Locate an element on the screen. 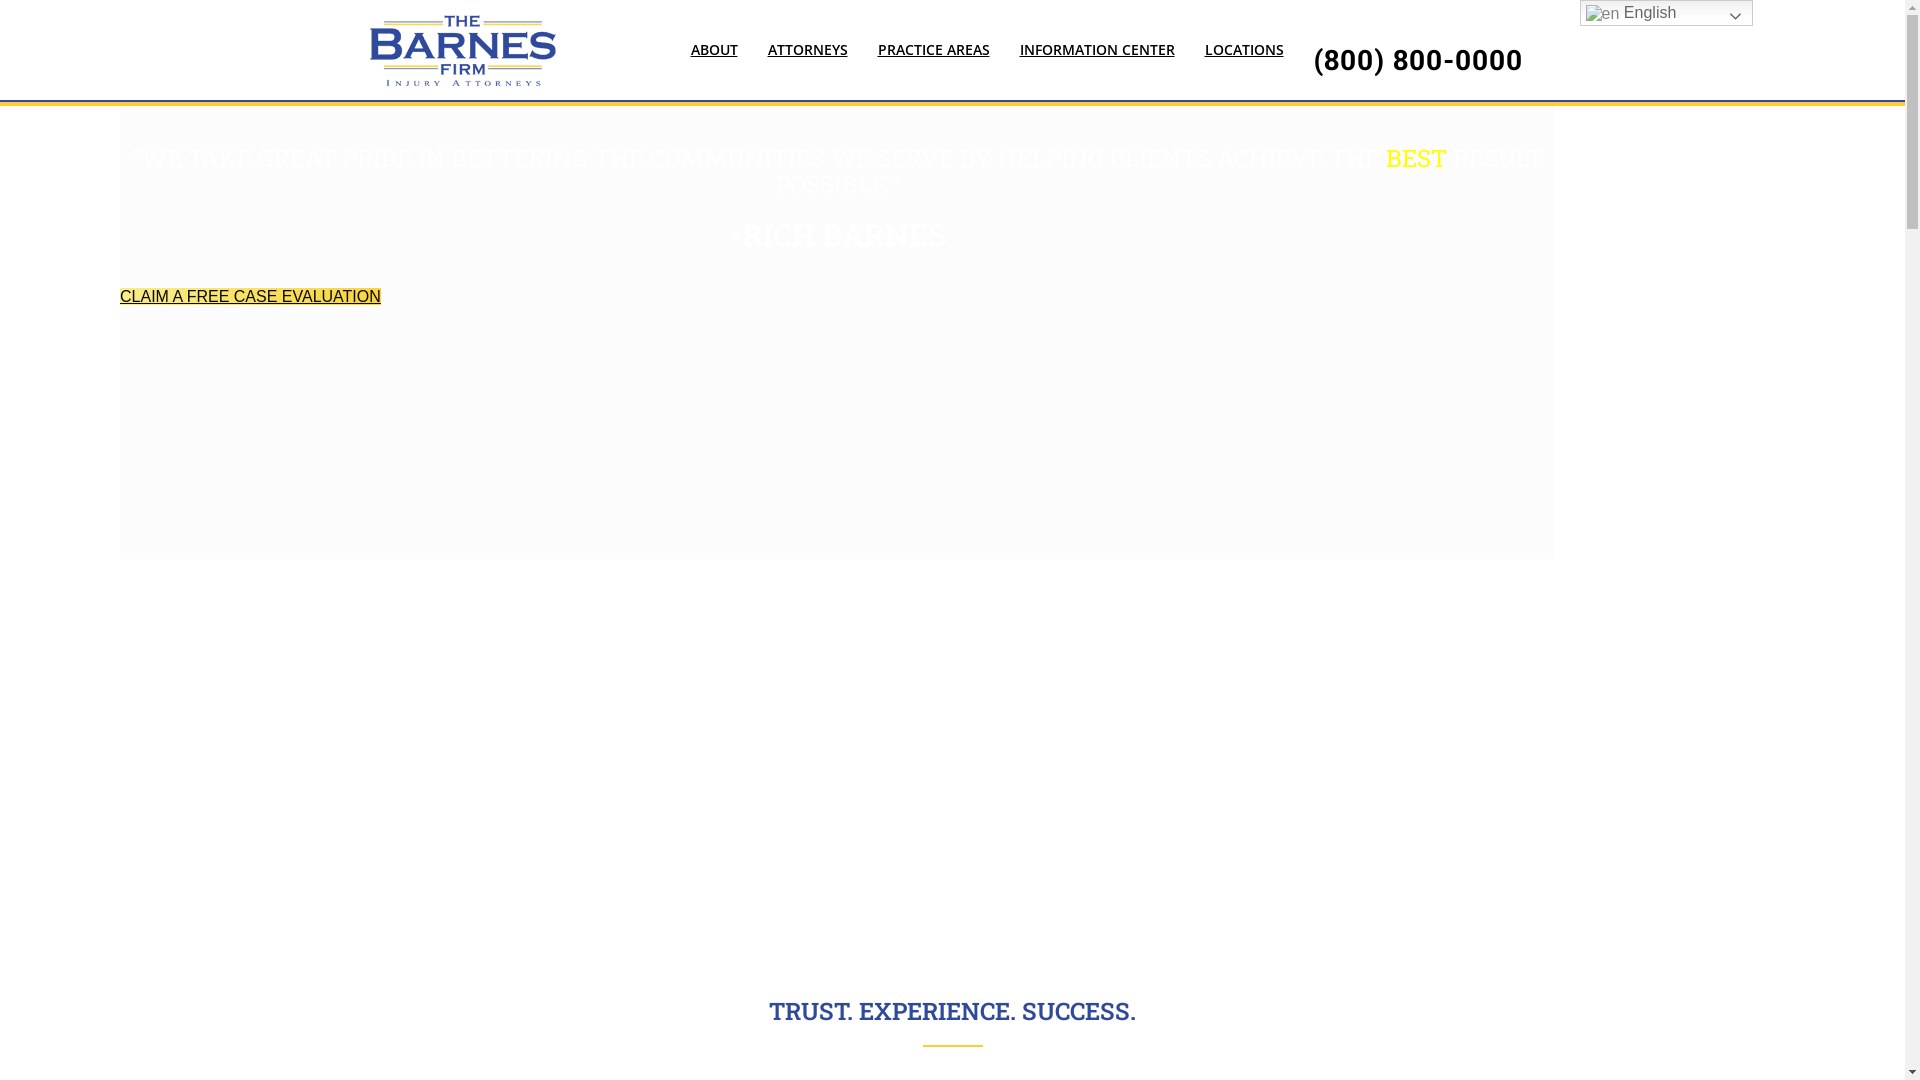  'CLAIM A FREE CASE EVALUATION' is located at coordinates (249, 296).